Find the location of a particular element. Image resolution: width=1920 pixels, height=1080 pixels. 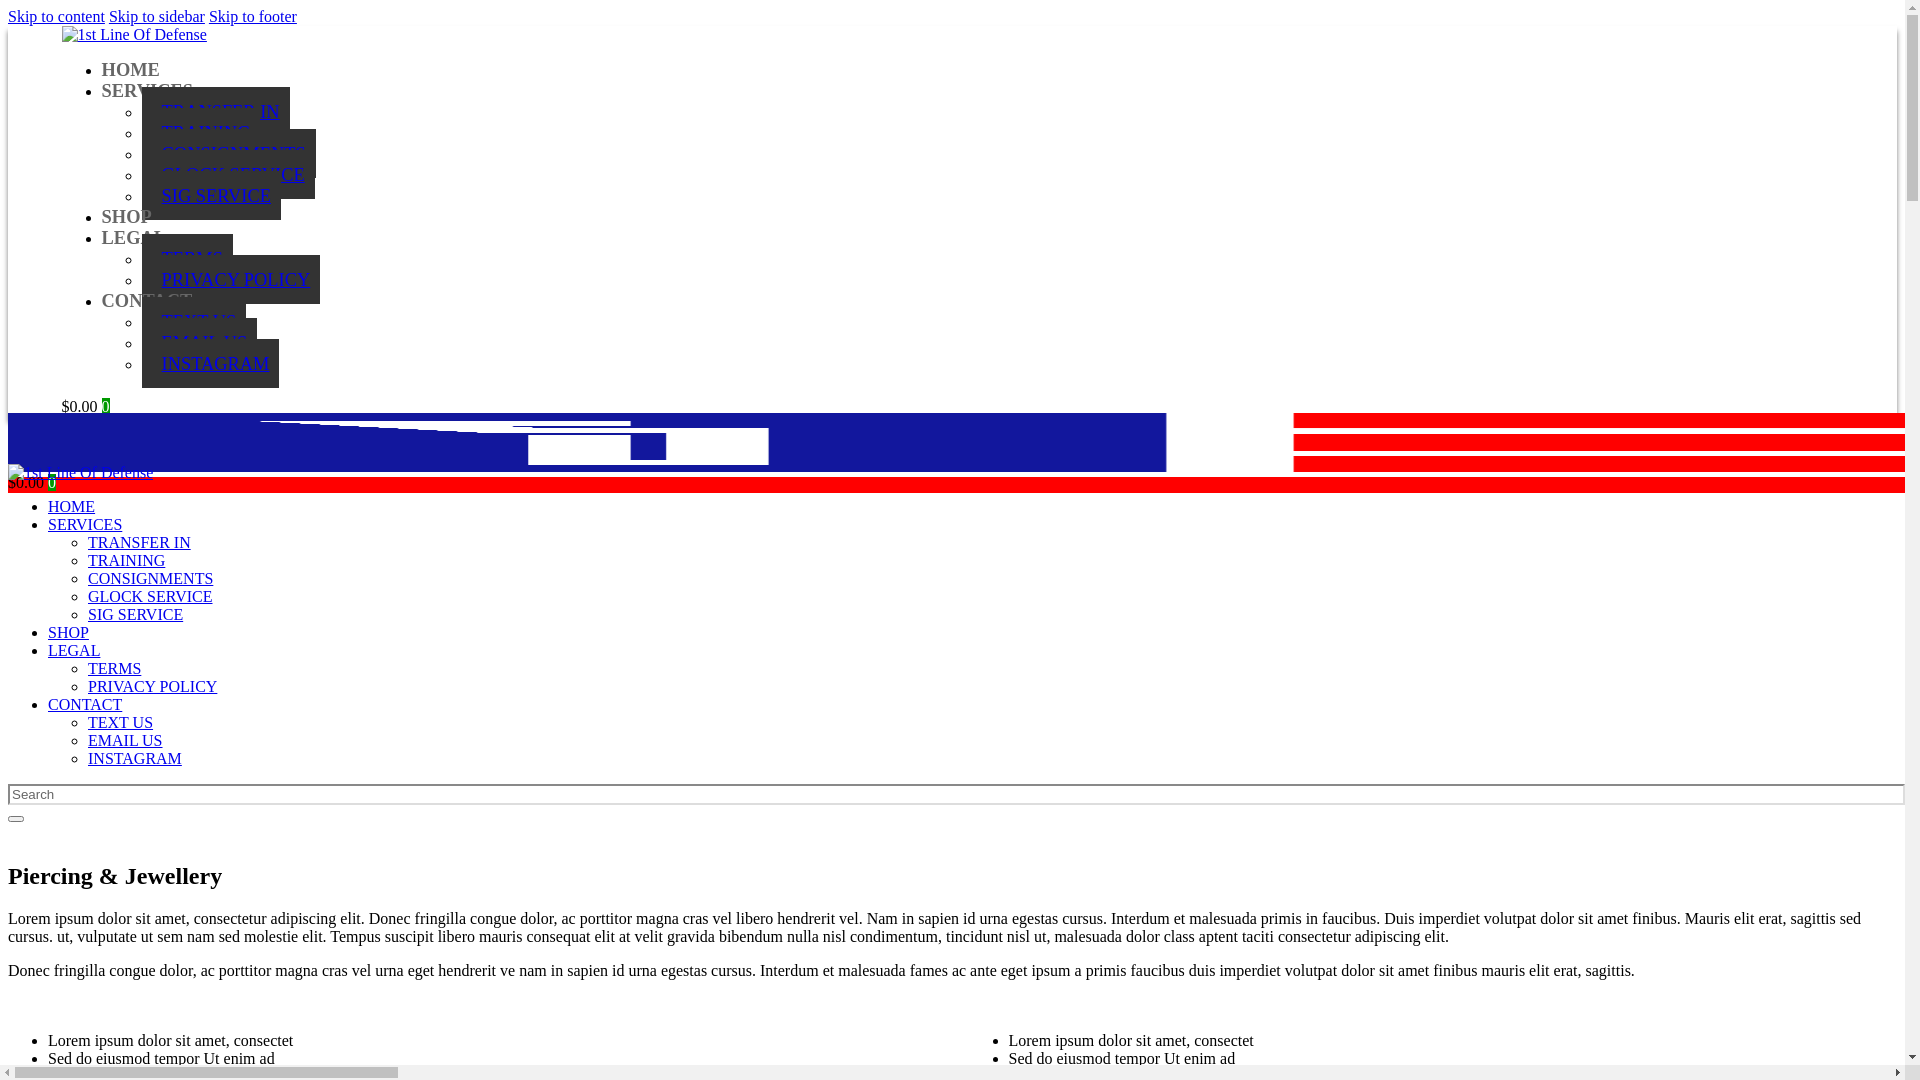

'INSTAGRAM' is located at coordinates (211, 363).